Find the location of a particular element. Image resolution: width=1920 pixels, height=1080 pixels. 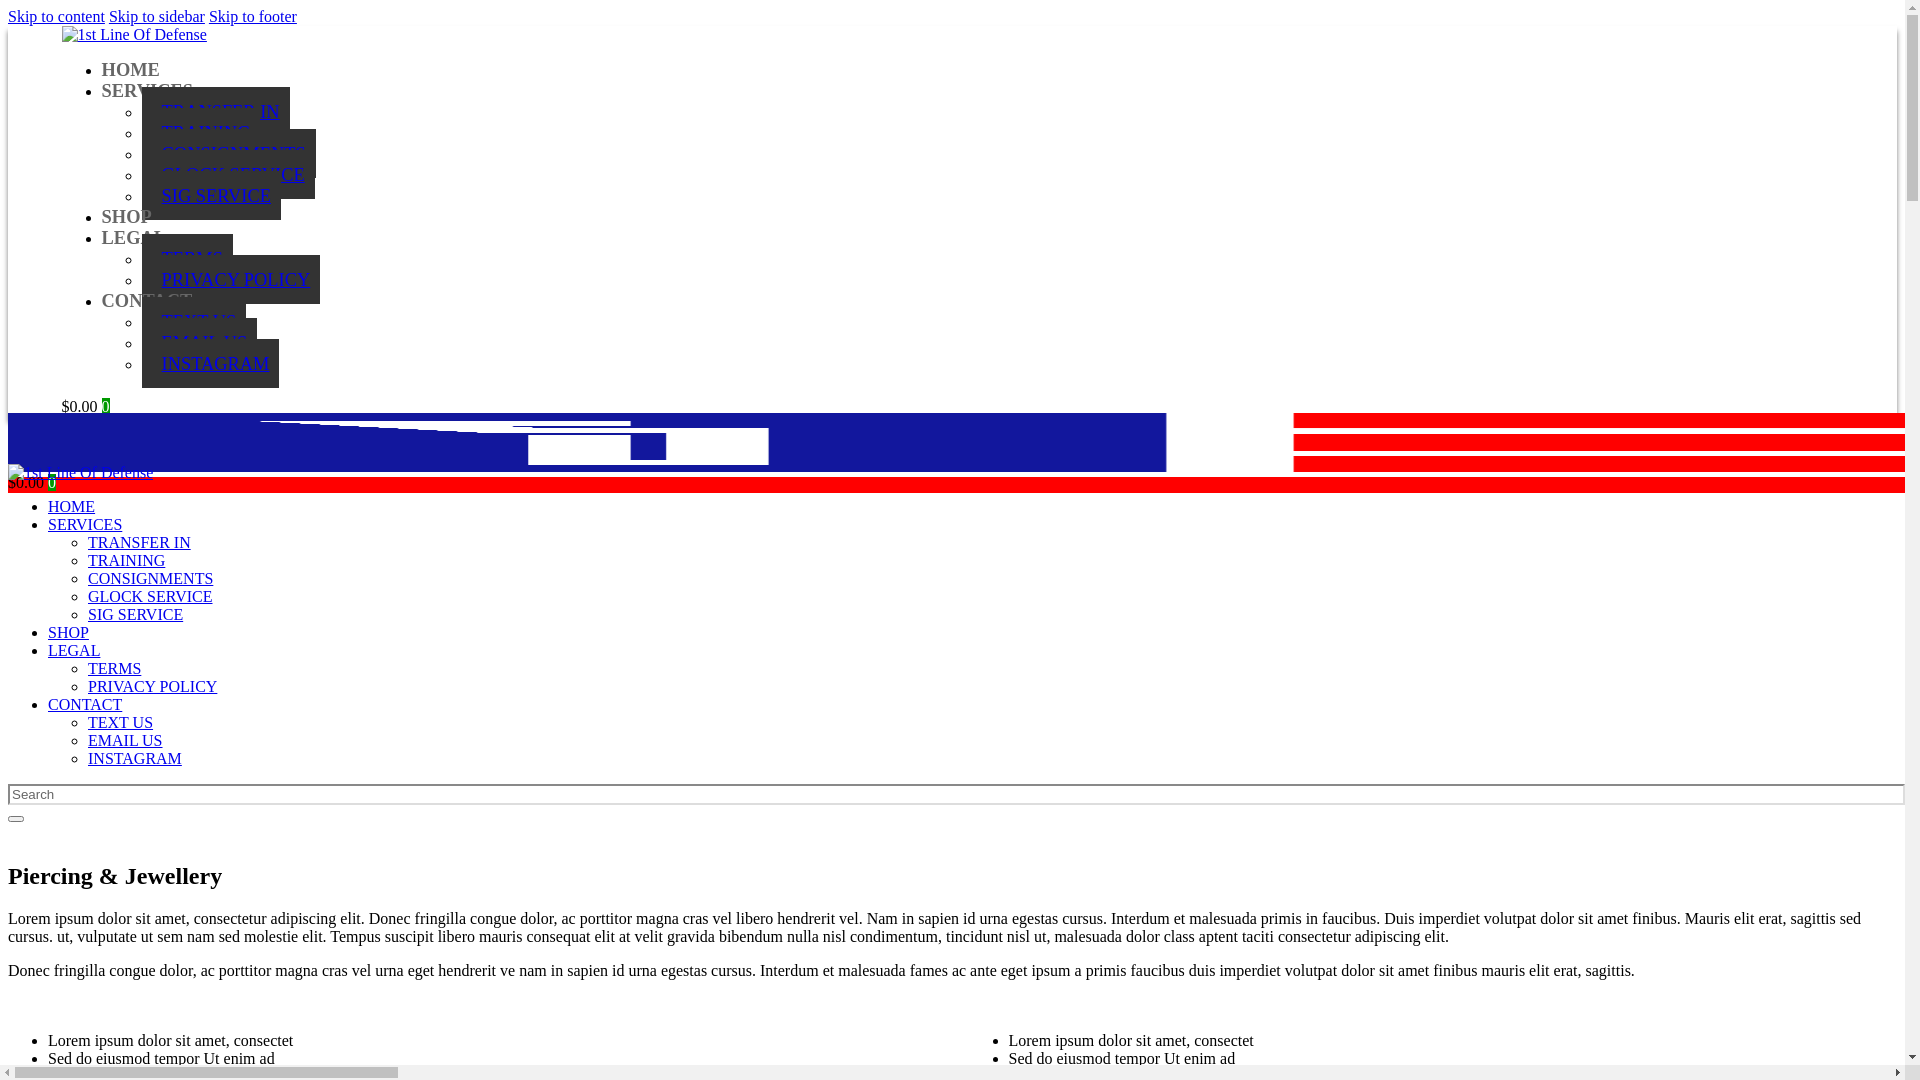

'INSTAGRAM' is located at coordinates (211, 363).